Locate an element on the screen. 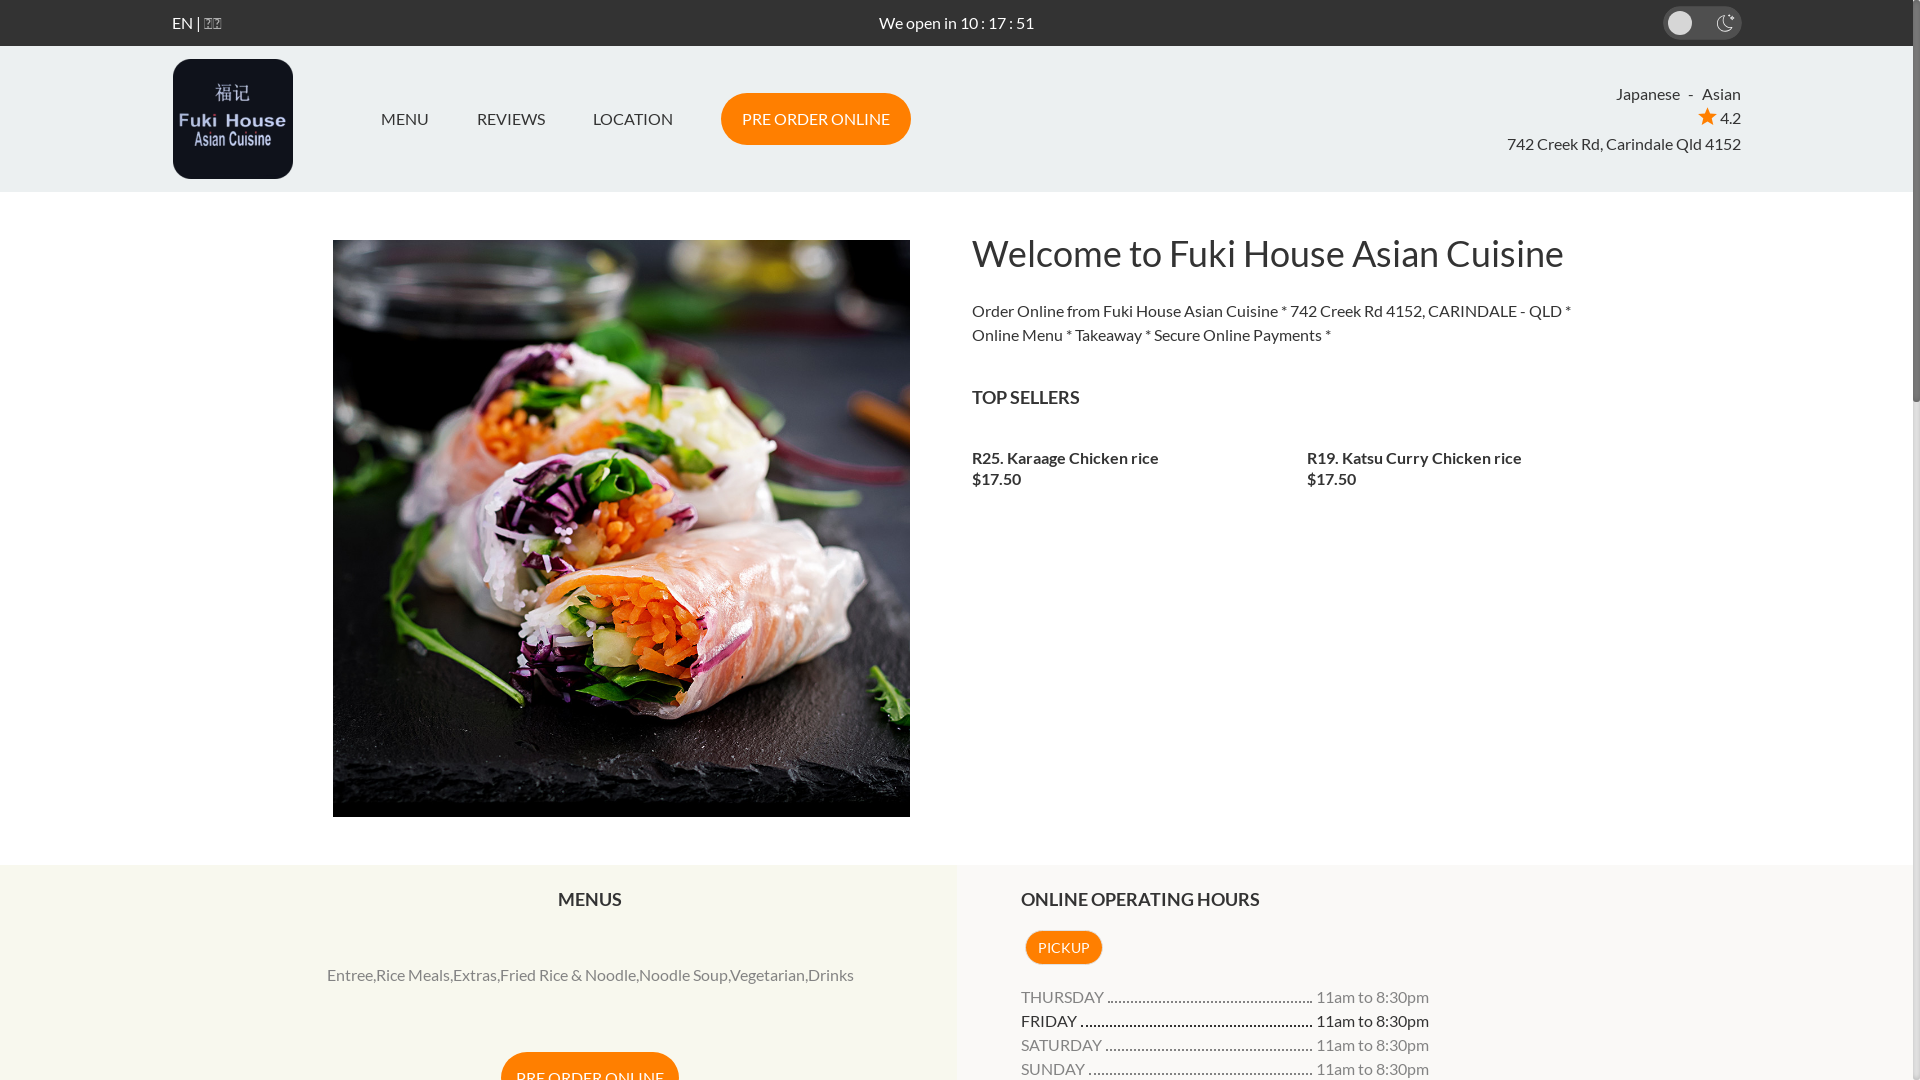  'REVIEWS' is located at coordinates (509, 119).